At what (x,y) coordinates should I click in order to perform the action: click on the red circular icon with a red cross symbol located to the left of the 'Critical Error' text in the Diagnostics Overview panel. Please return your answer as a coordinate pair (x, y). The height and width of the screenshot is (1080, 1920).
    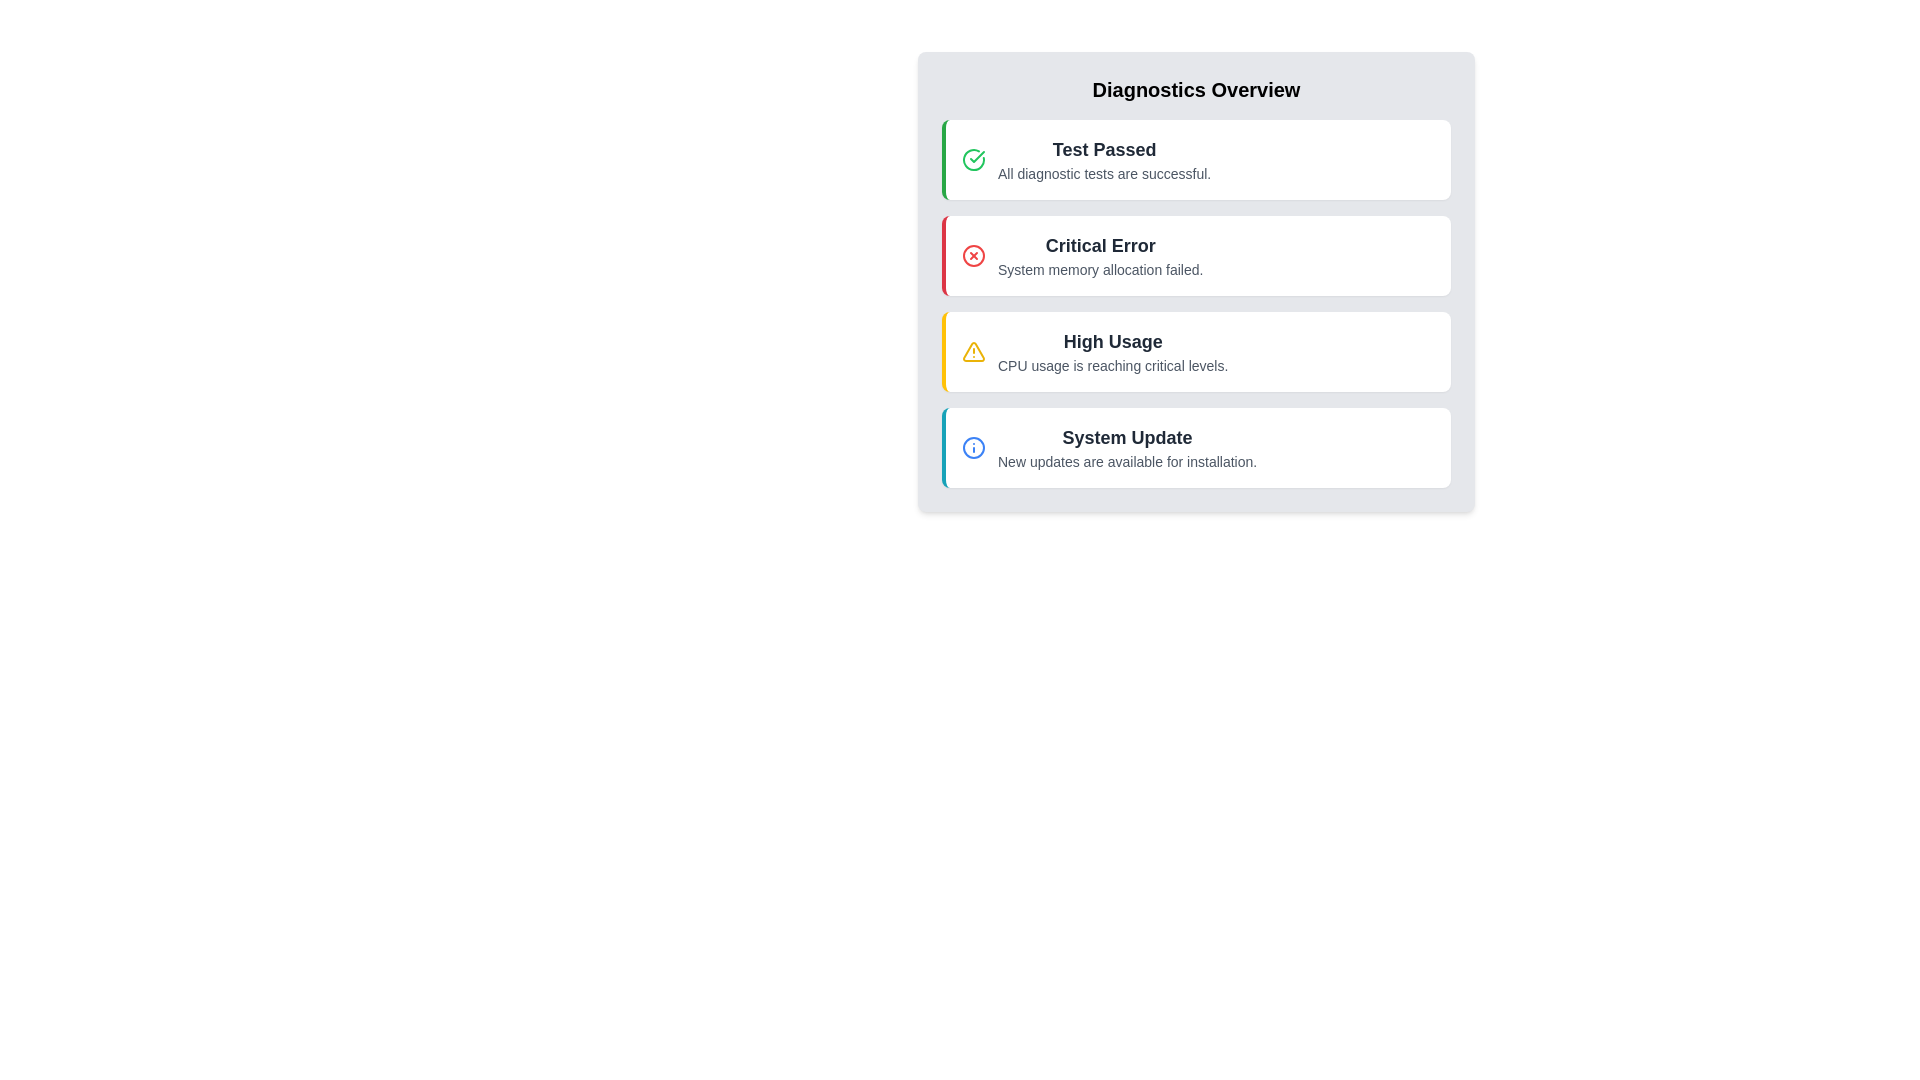
    Looking at the image, I should click on (974, 254).